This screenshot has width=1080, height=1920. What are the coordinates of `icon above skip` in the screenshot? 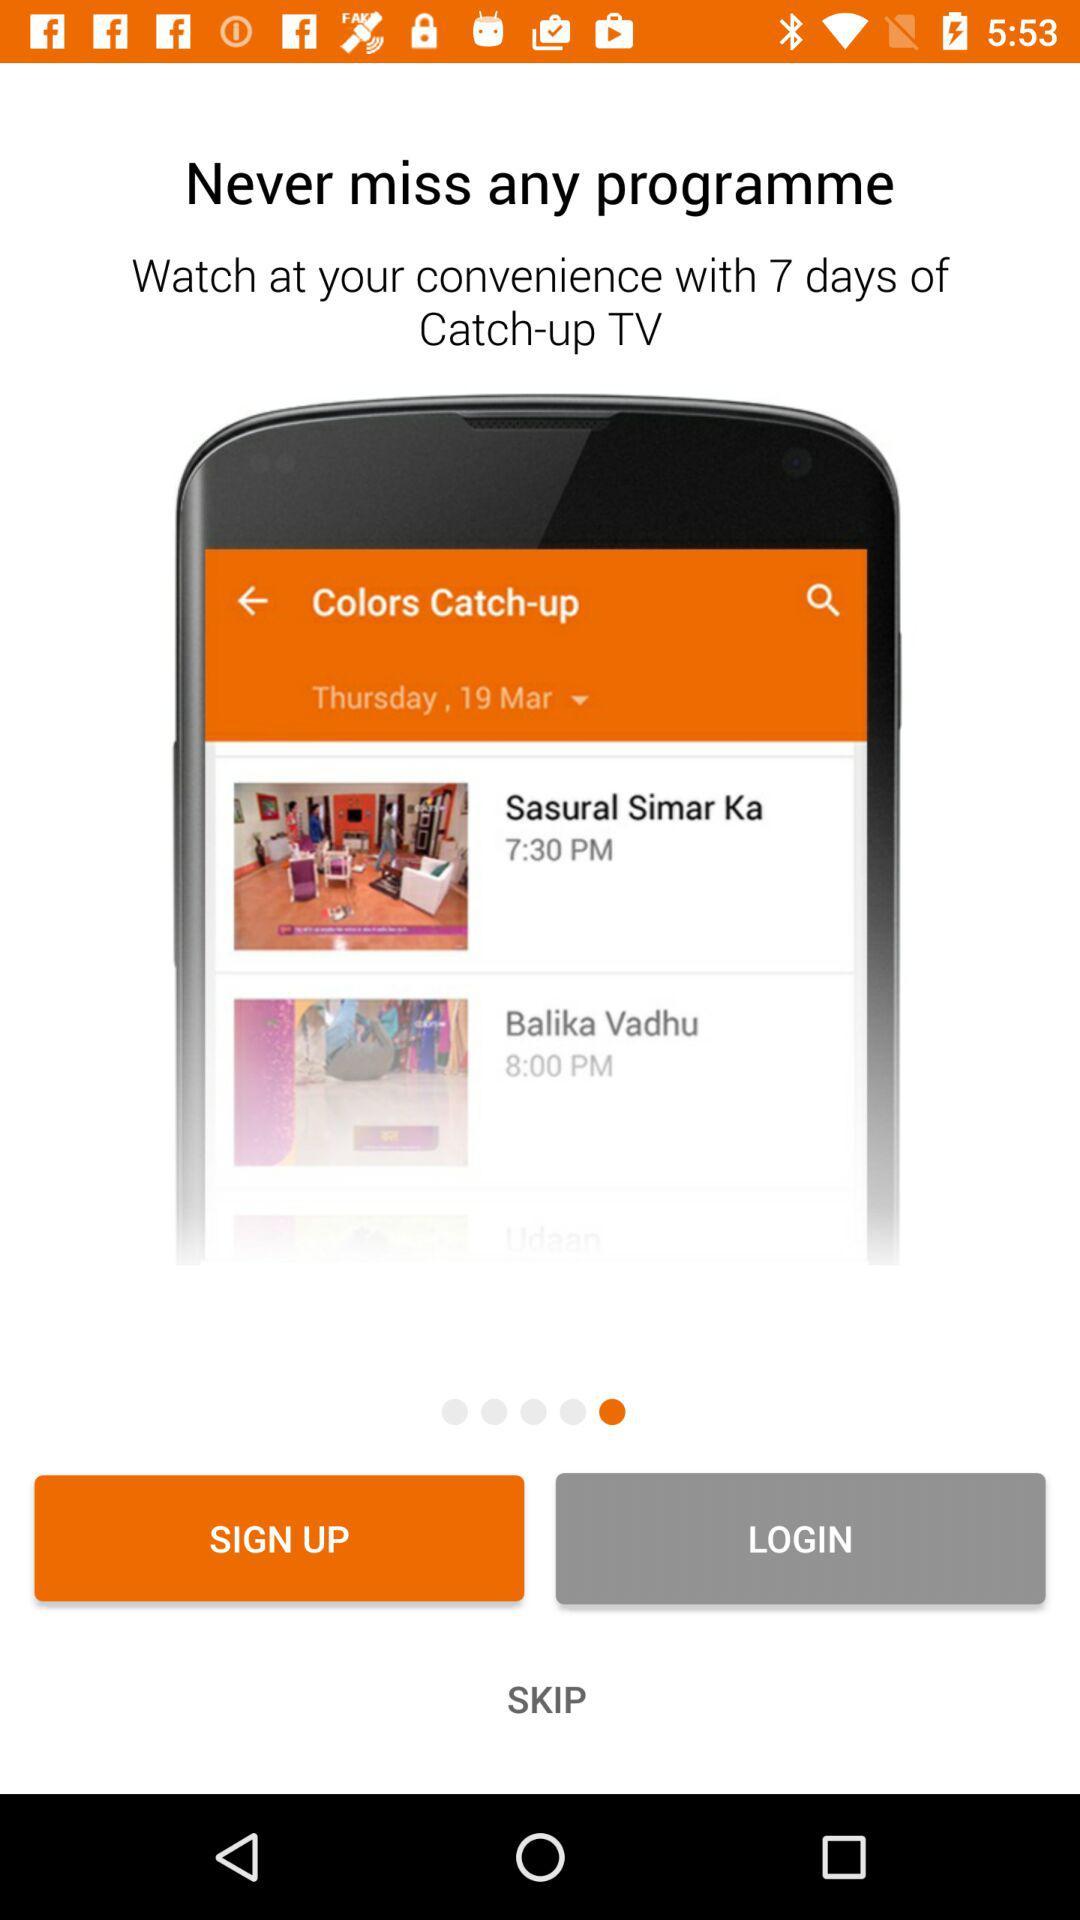 It's located at (279, 1537).